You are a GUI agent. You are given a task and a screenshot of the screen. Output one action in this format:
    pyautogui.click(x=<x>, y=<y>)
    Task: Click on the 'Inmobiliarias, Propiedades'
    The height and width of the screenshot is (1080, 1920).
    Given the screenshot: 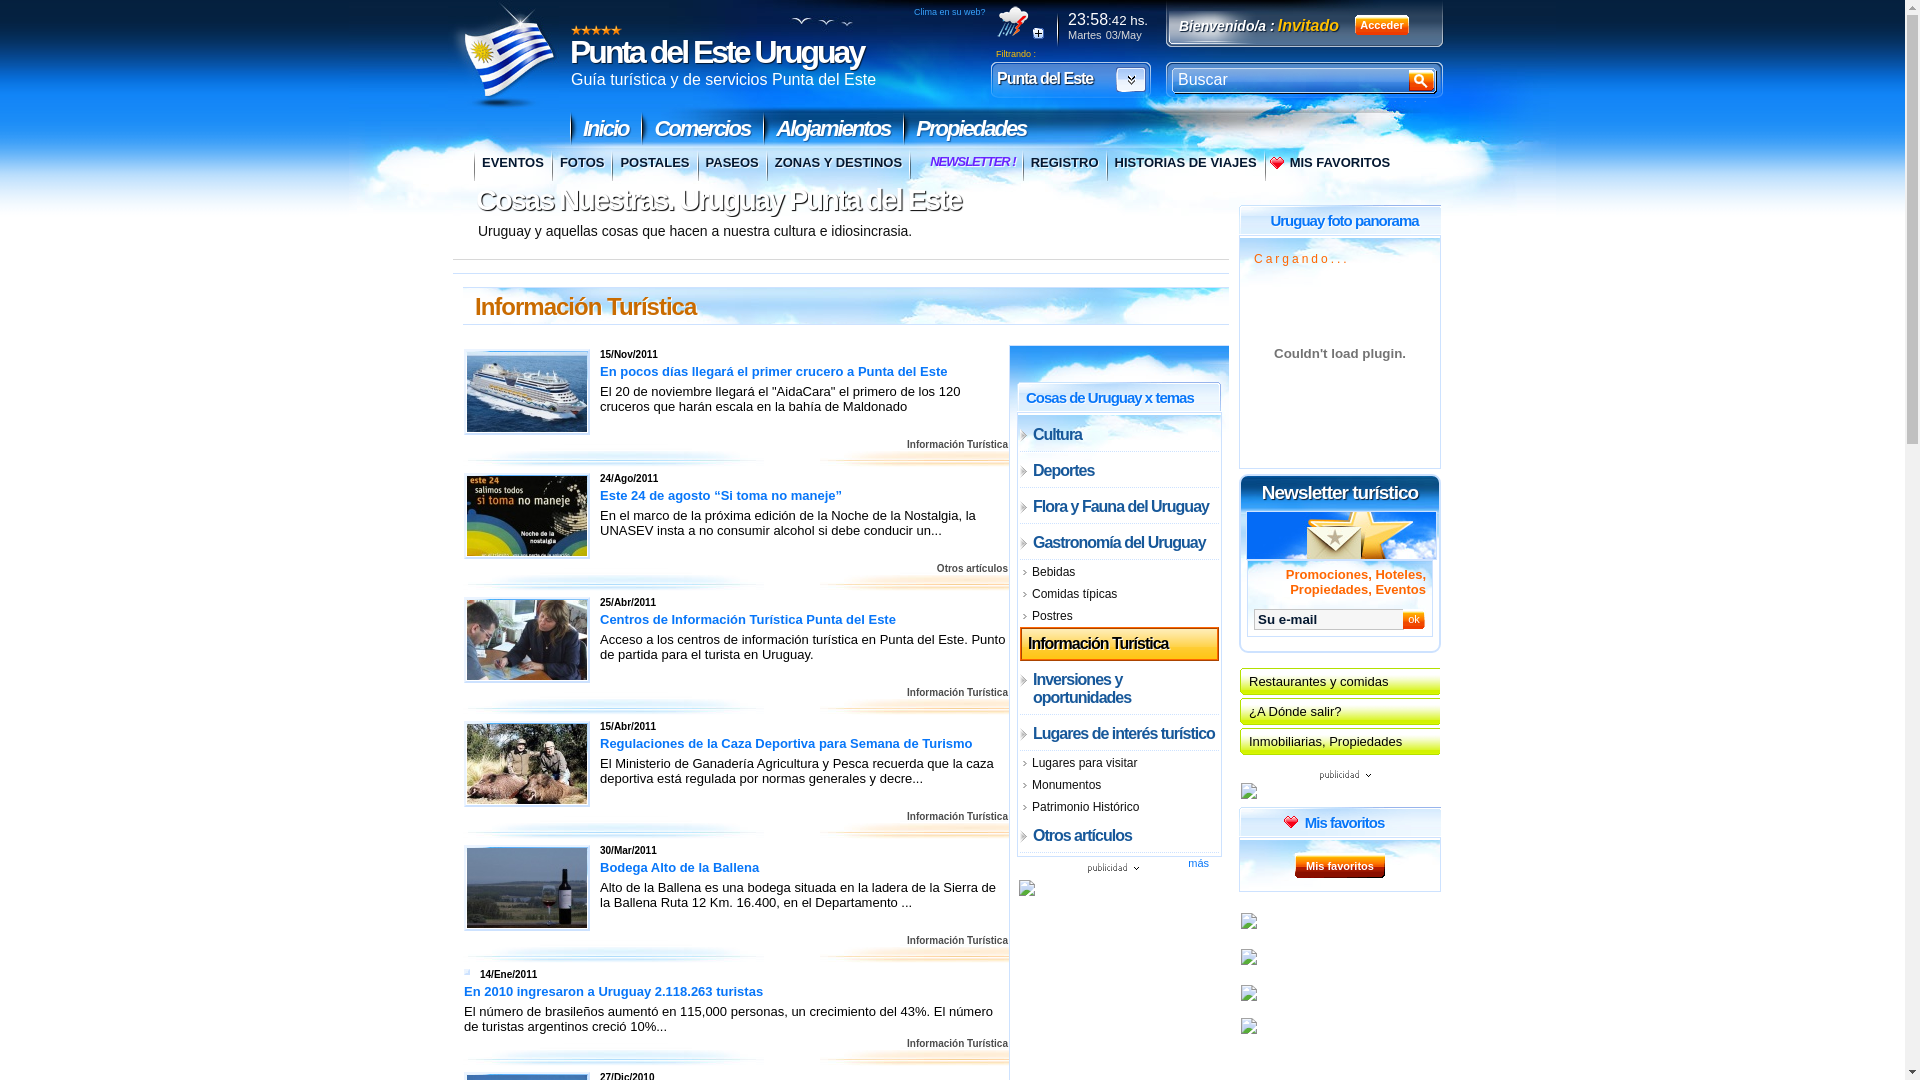 What is the action you would take?
    pyautogui.click(x=1339, y=741)
    